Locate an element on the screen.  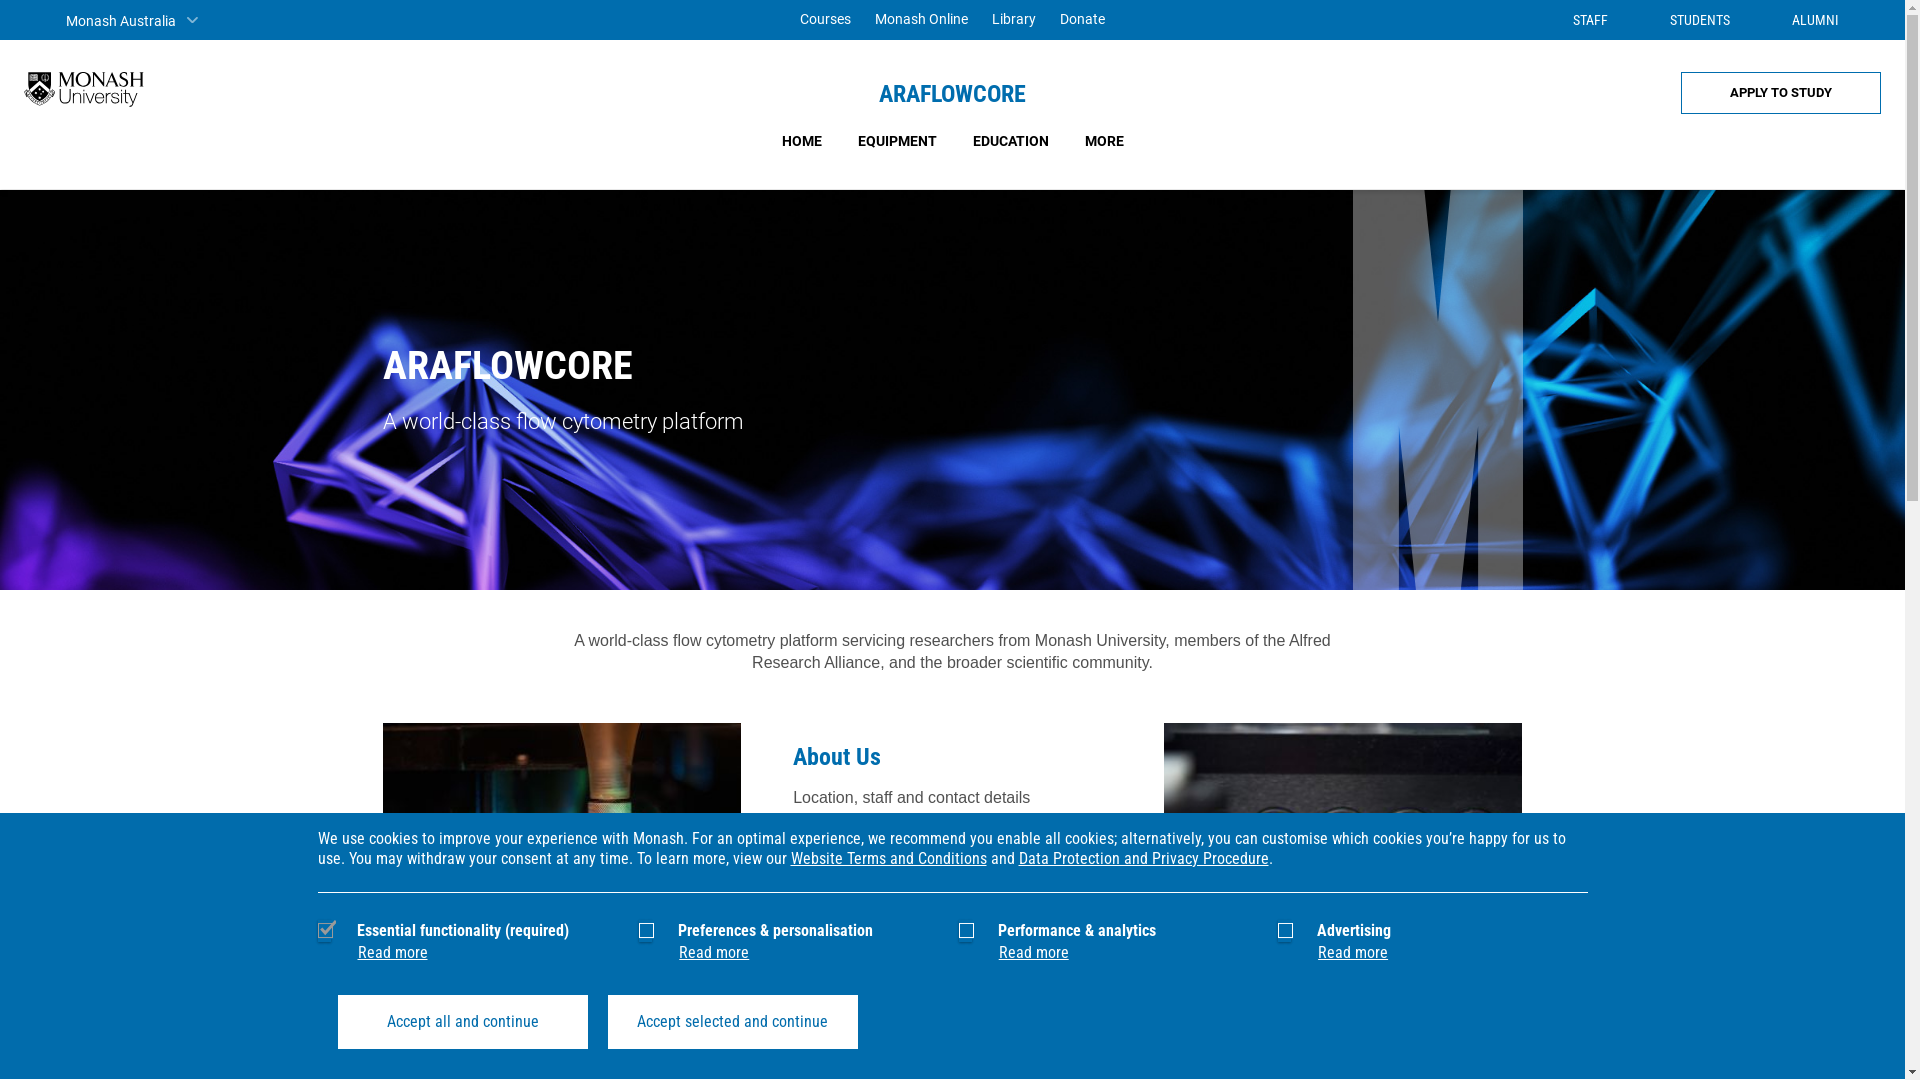
'Monash Australia' is located at coordinates (131, 19).